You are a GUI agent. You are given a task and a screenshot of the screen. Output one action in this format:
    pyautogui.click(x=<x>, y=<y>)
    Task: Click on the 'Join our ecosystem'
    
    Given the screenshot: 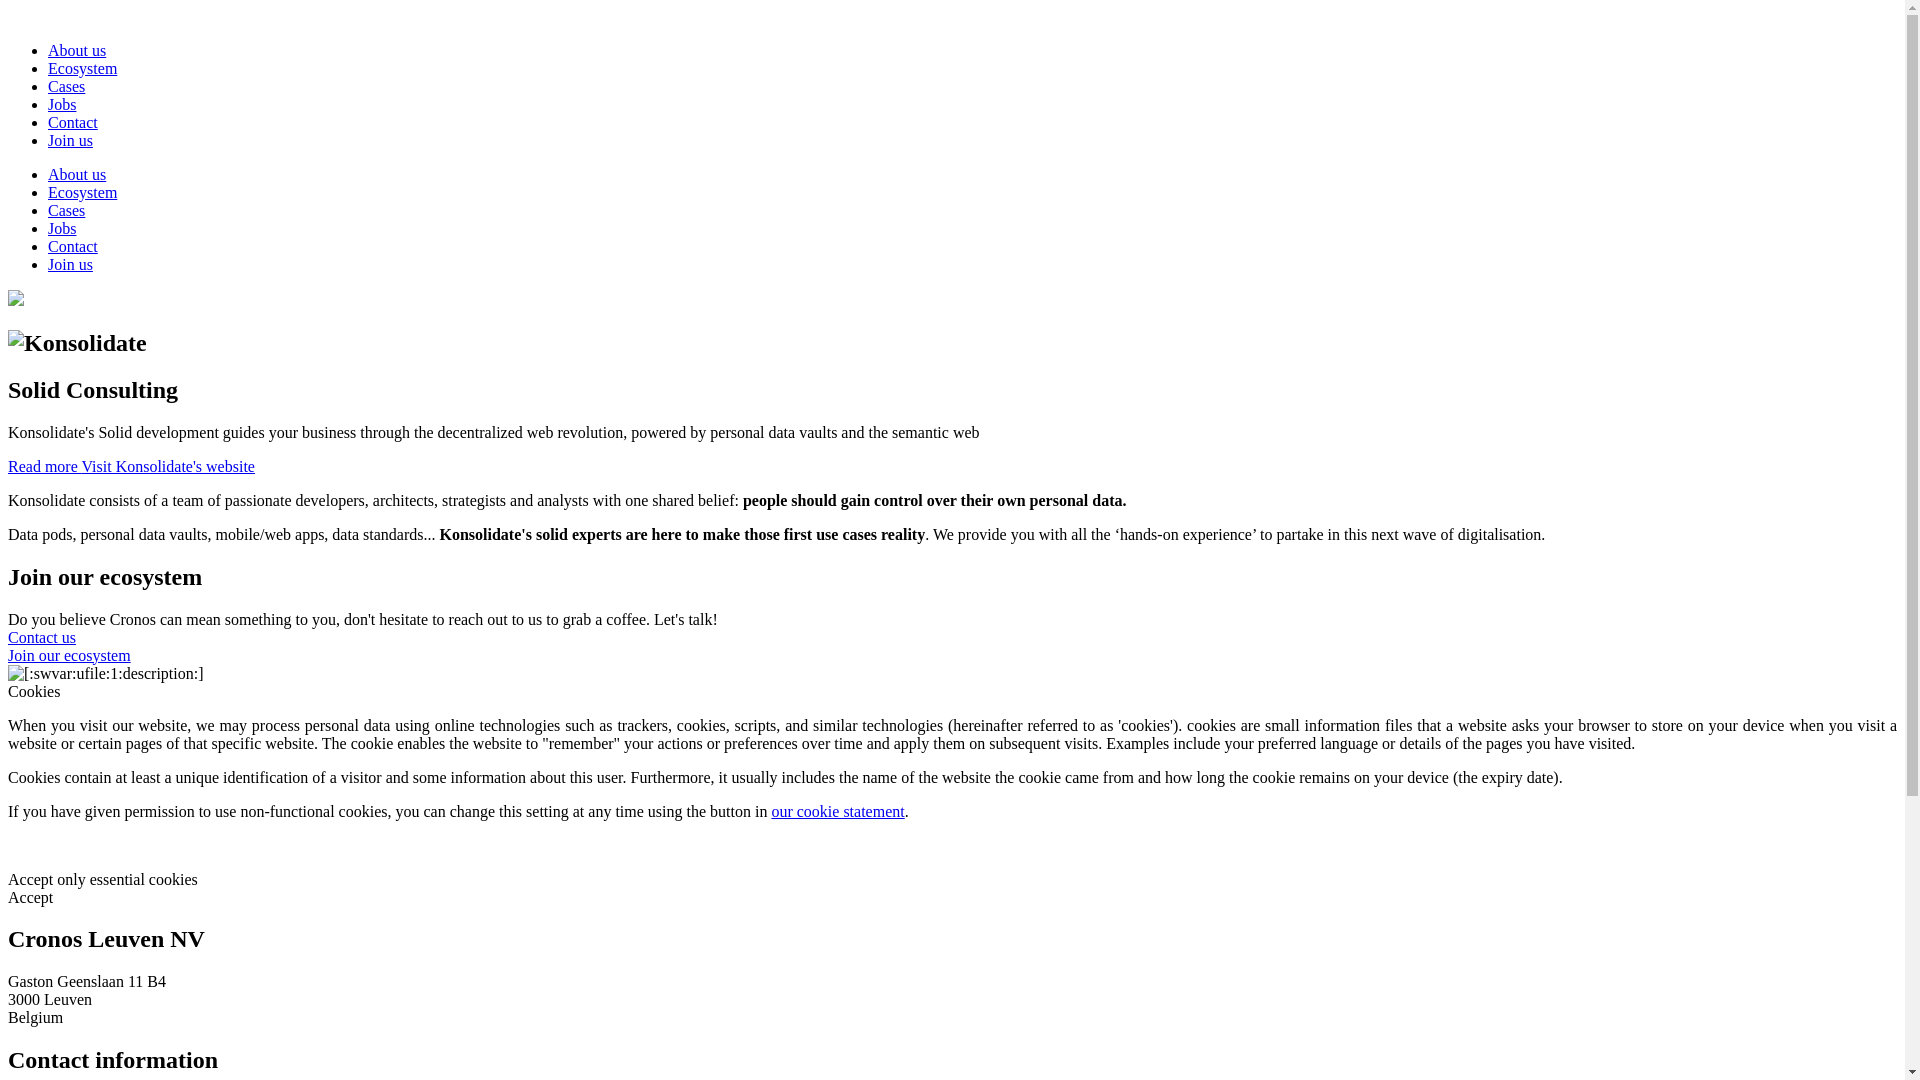 What is the action you would take?
    pyautogui.click(x=8, y=655)
    